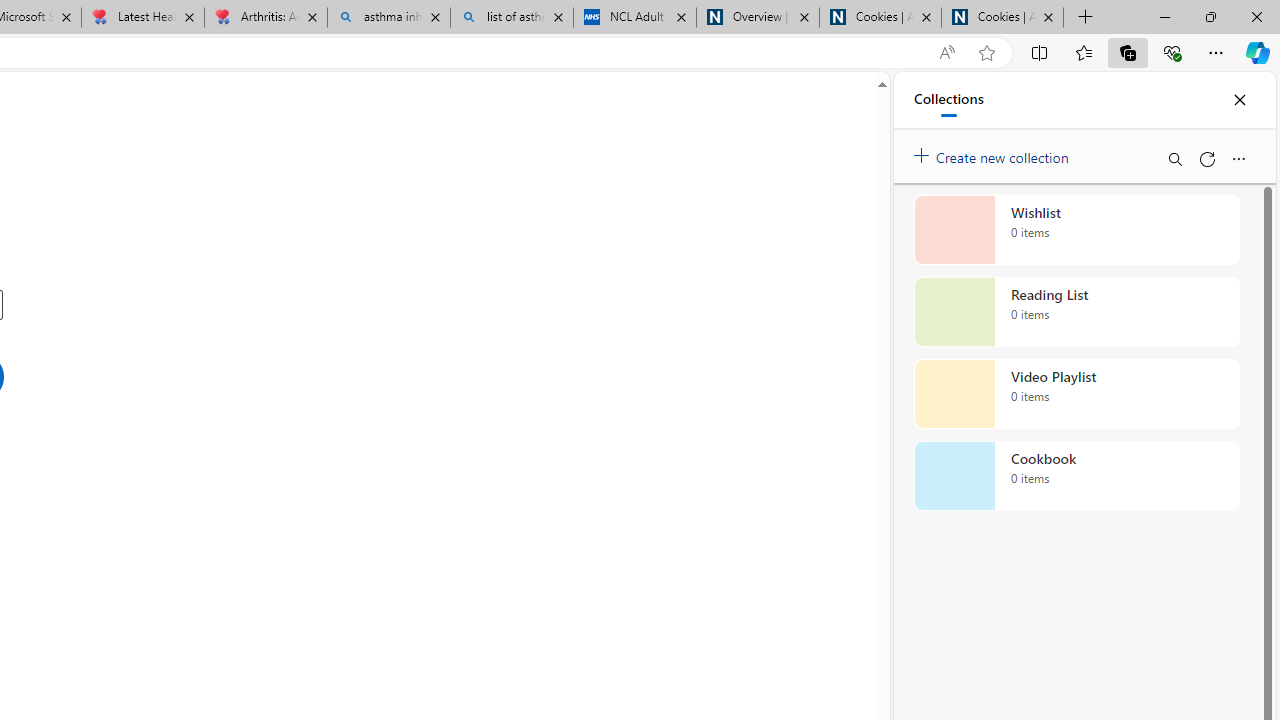 Image resolution: width=1280 pixels, height=720 pixels. What do you see at coordinates (1076, 312) in the screenshot?
I see `'Reading List collection, 0 items'` at bounding box center [1076, 312].